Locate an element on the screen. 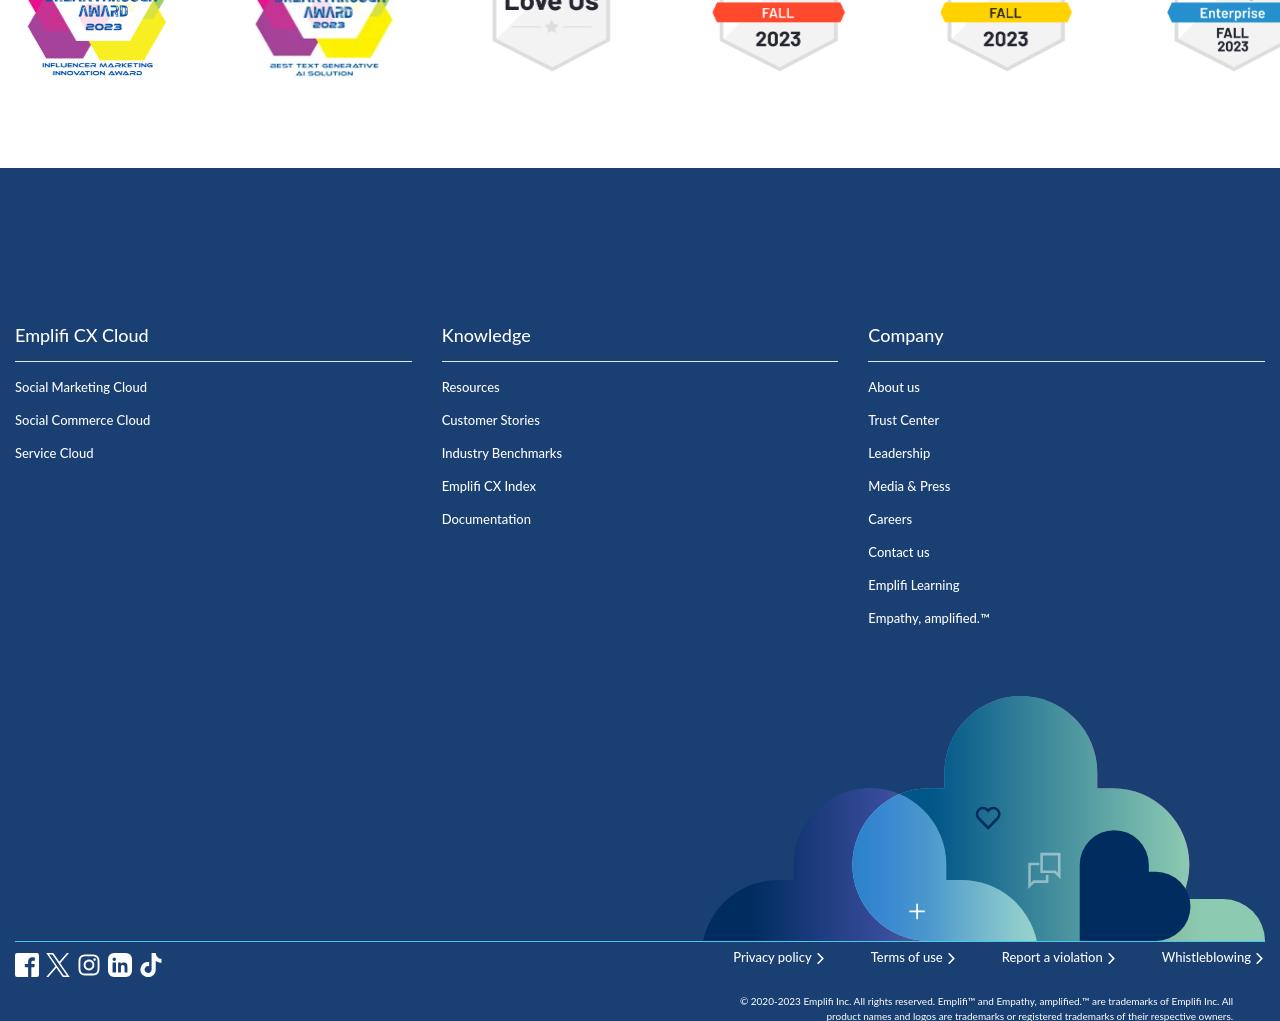 The width and height of the screenshot is (1280, 1021). 'Leadership' is located at coordinates (867, 453).